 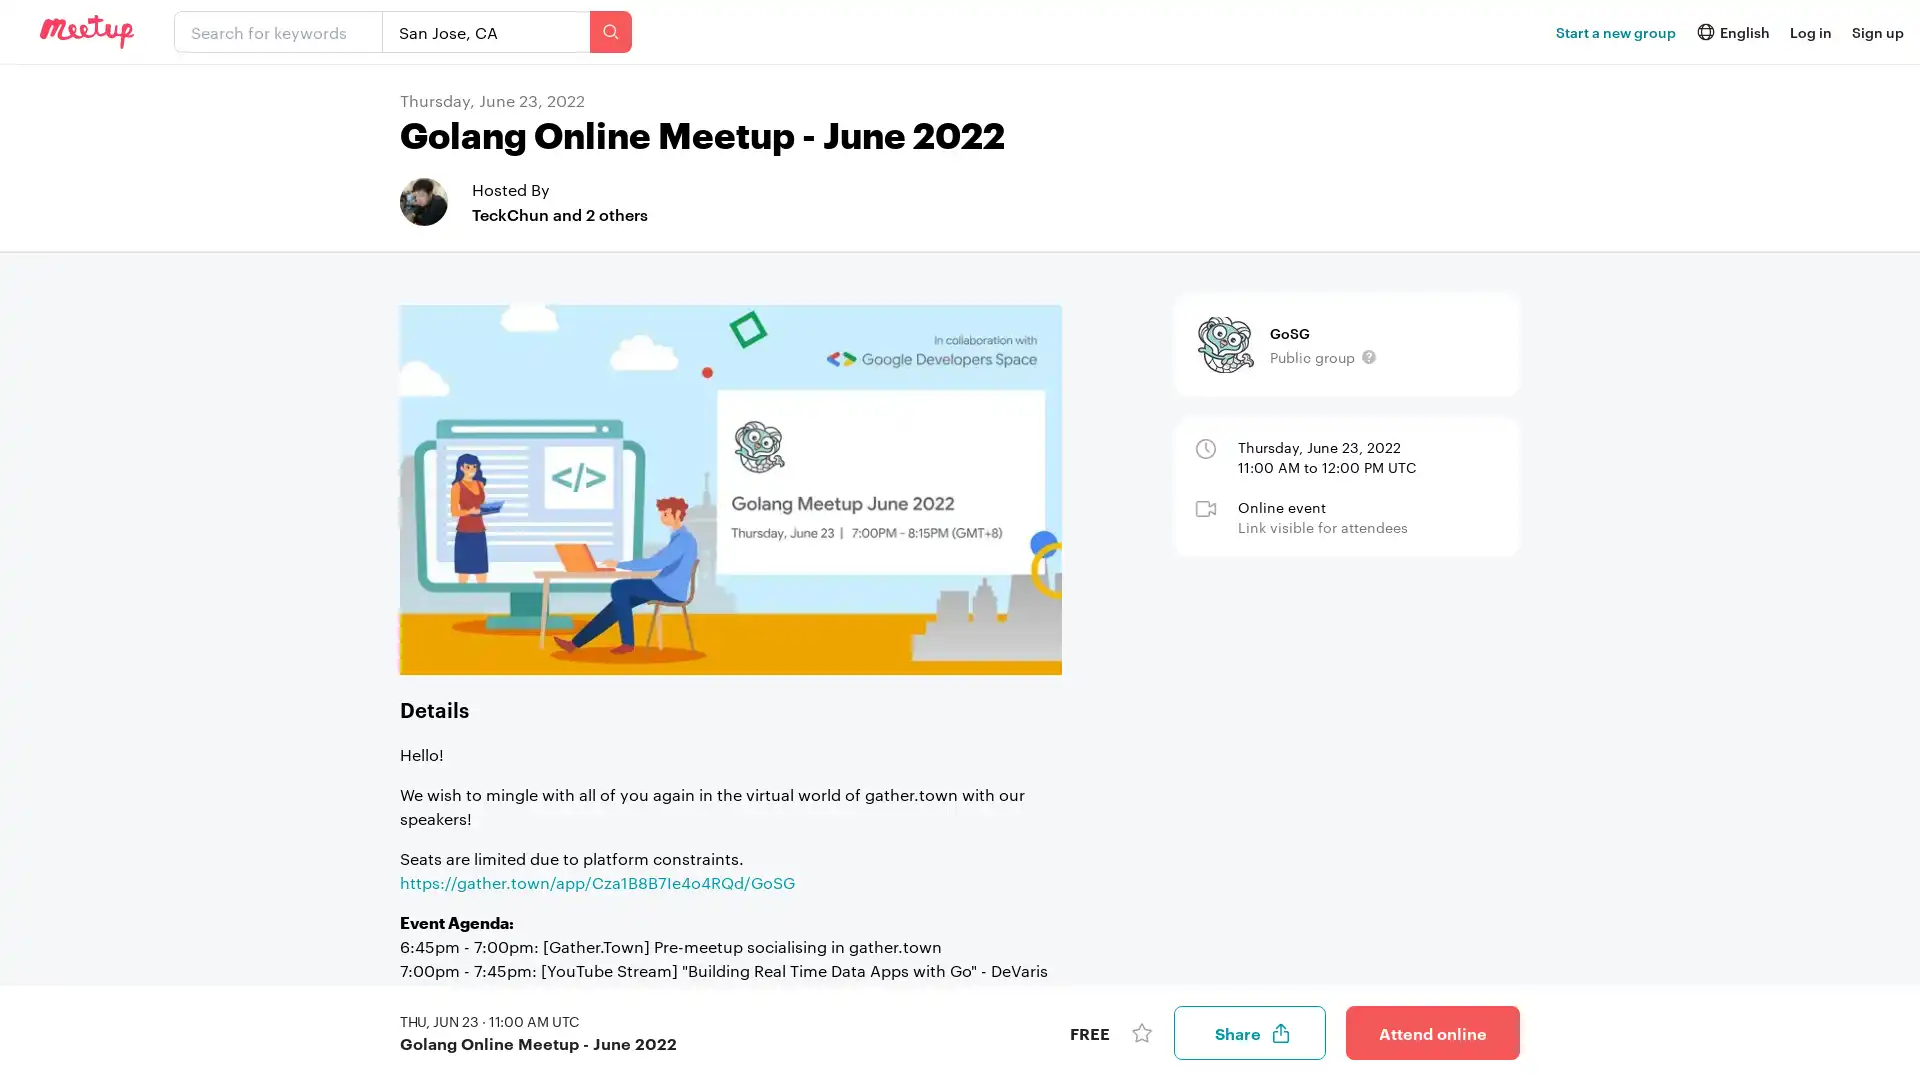 What do you see at coordinates (1432, 1033) in the screenshot?
I see `Attend online` at bounding box center [1432, 1033].